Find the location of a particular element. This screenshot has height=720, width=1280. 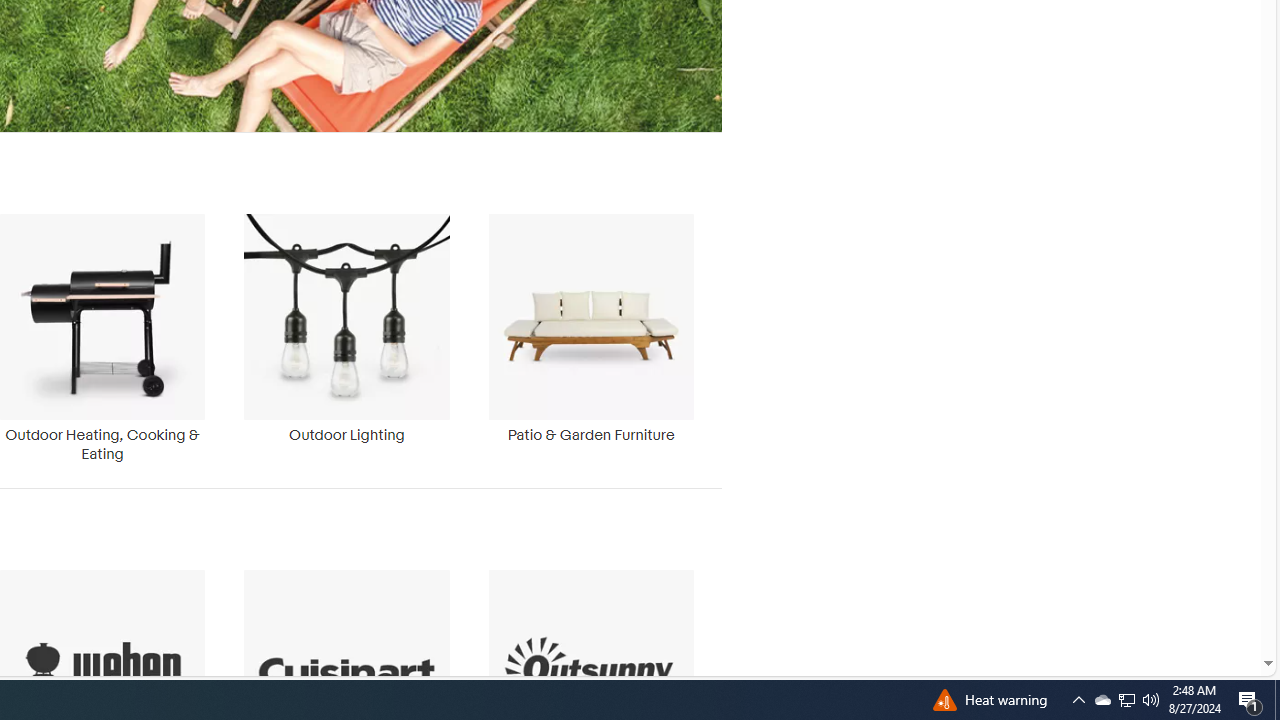

'Outdoor Lighting' is located at coordinates (346, 337).